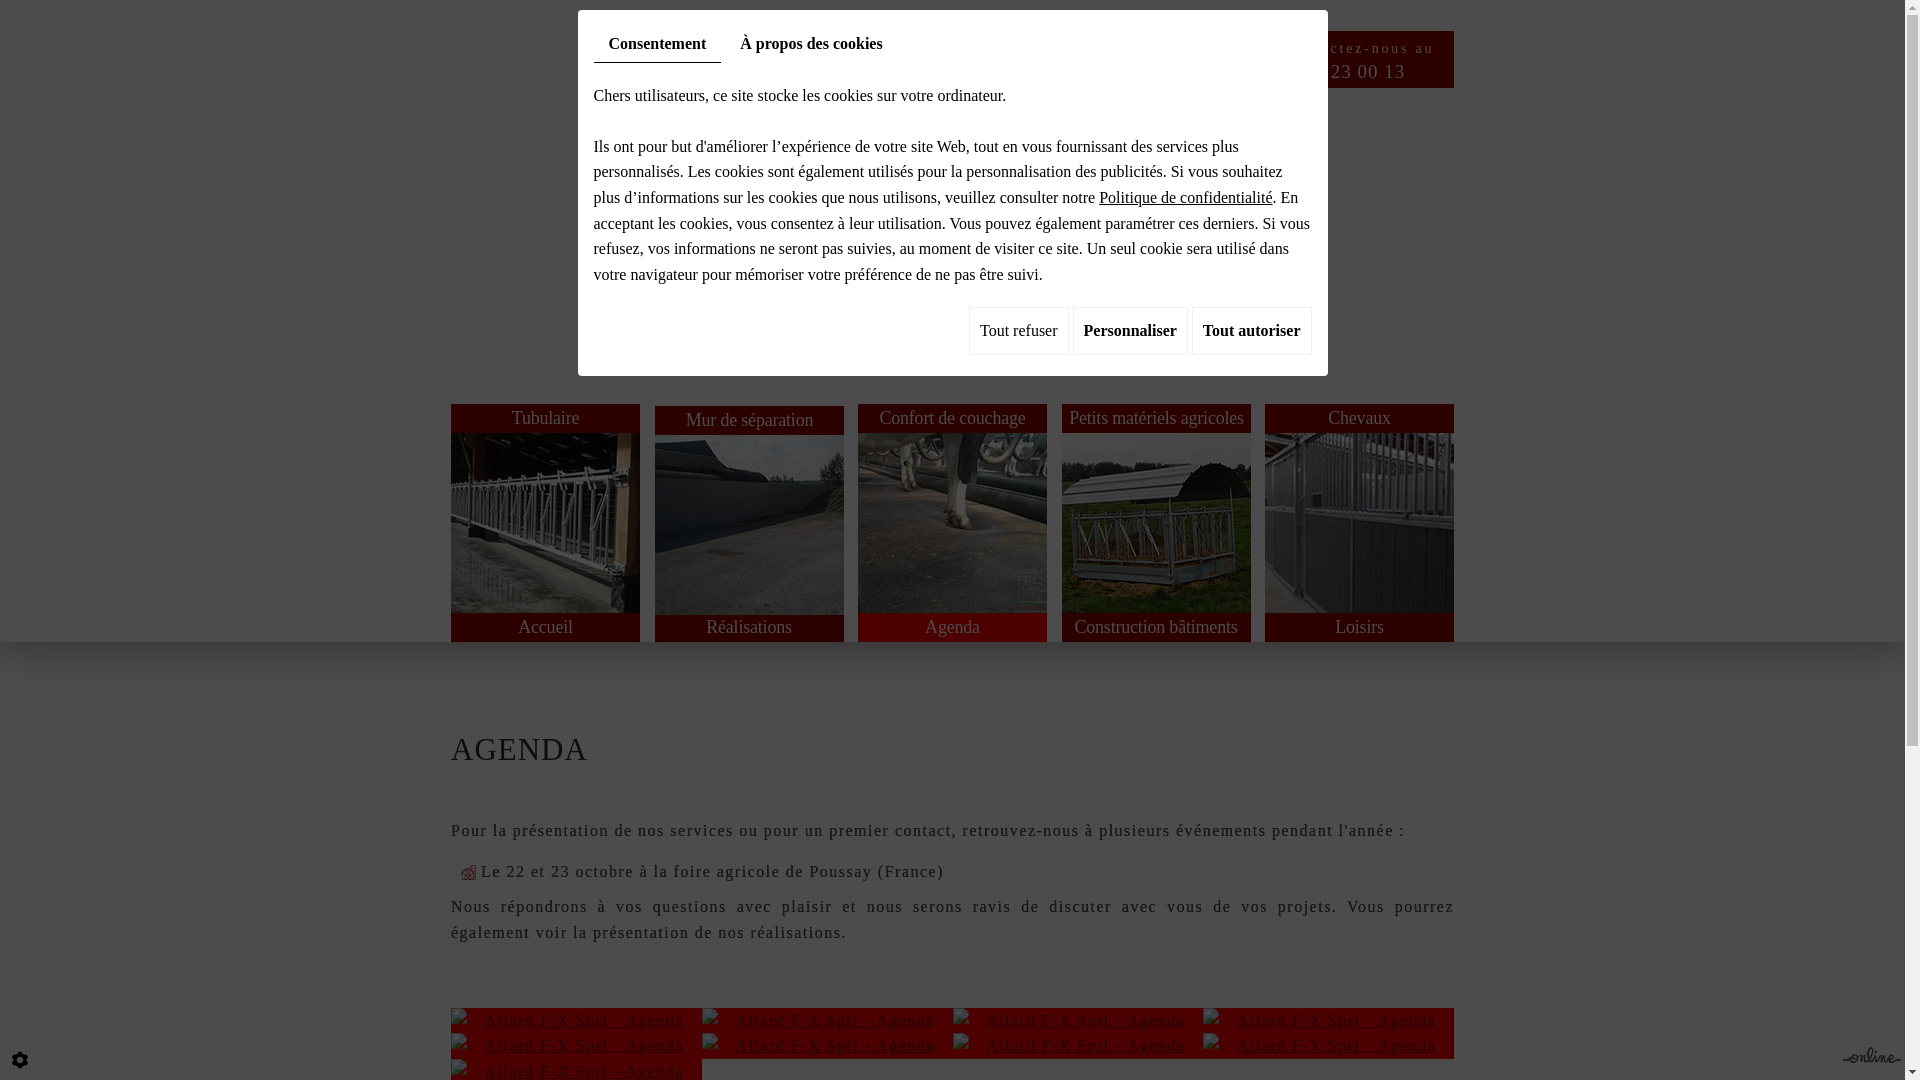 This screenshot has height=1080, width=1920. I want to click on 'Accueil', so click(545, 626).